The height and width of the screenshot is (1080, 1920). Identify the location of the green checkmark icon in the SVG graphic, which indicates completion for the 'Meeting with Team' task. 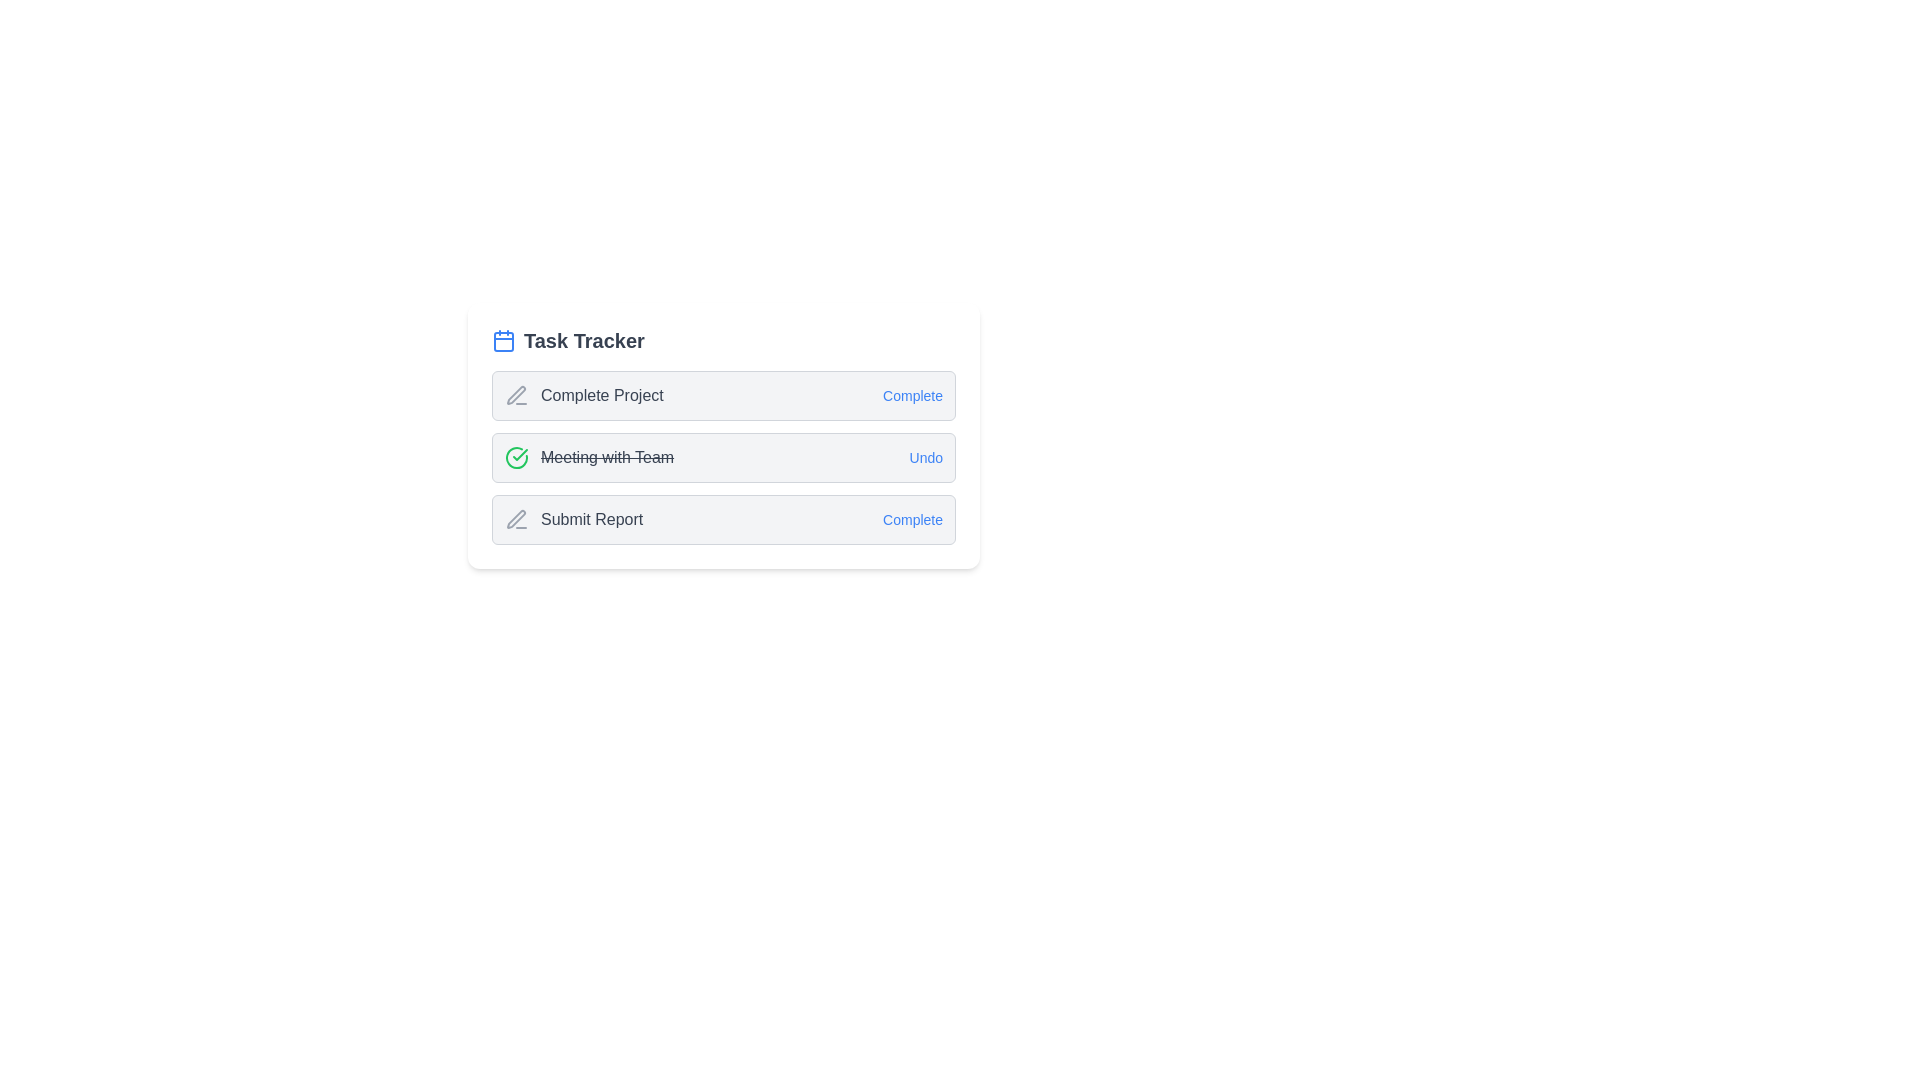
(520, 455).